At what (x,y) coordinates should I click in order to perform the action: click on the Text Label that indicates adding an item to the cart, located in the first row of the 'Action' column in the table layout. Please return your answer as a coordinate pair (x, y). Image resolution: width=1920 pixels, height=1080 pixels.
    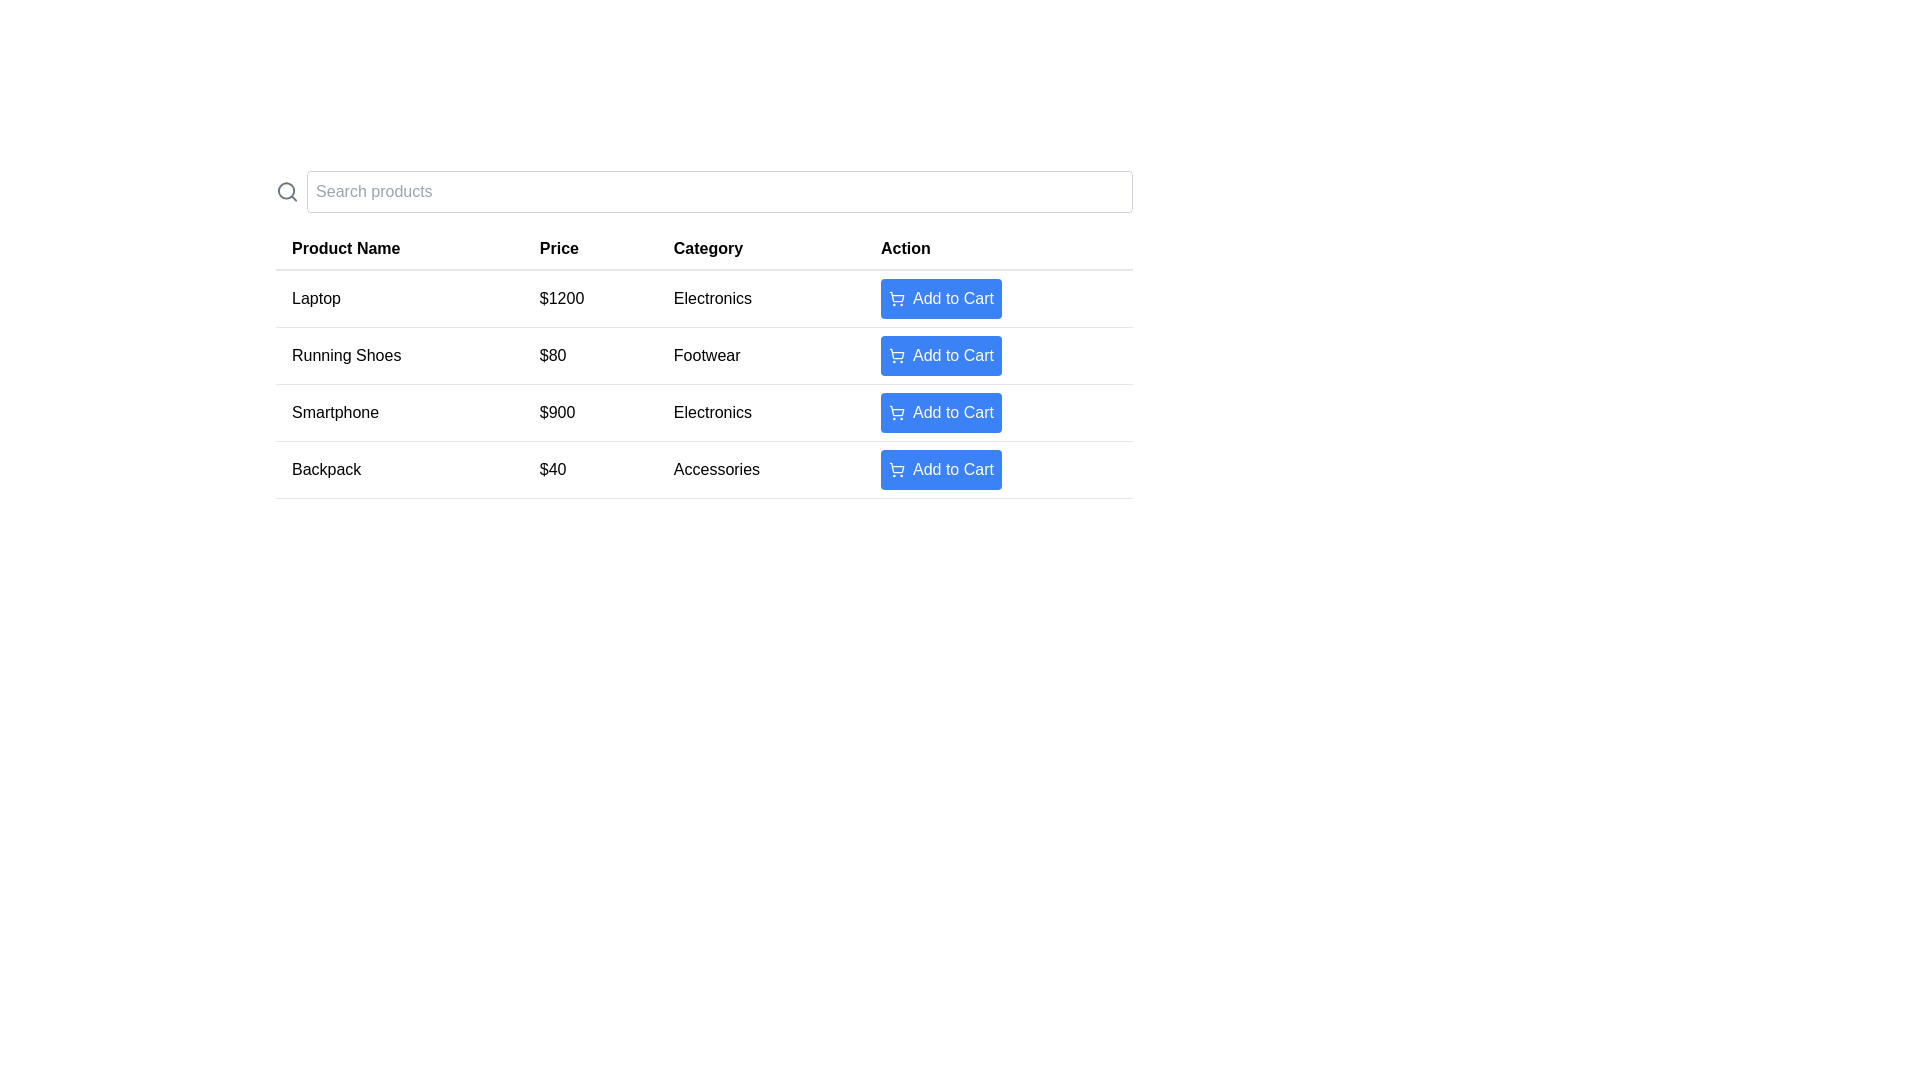
    Looking at the image, I should click on (952, 299).